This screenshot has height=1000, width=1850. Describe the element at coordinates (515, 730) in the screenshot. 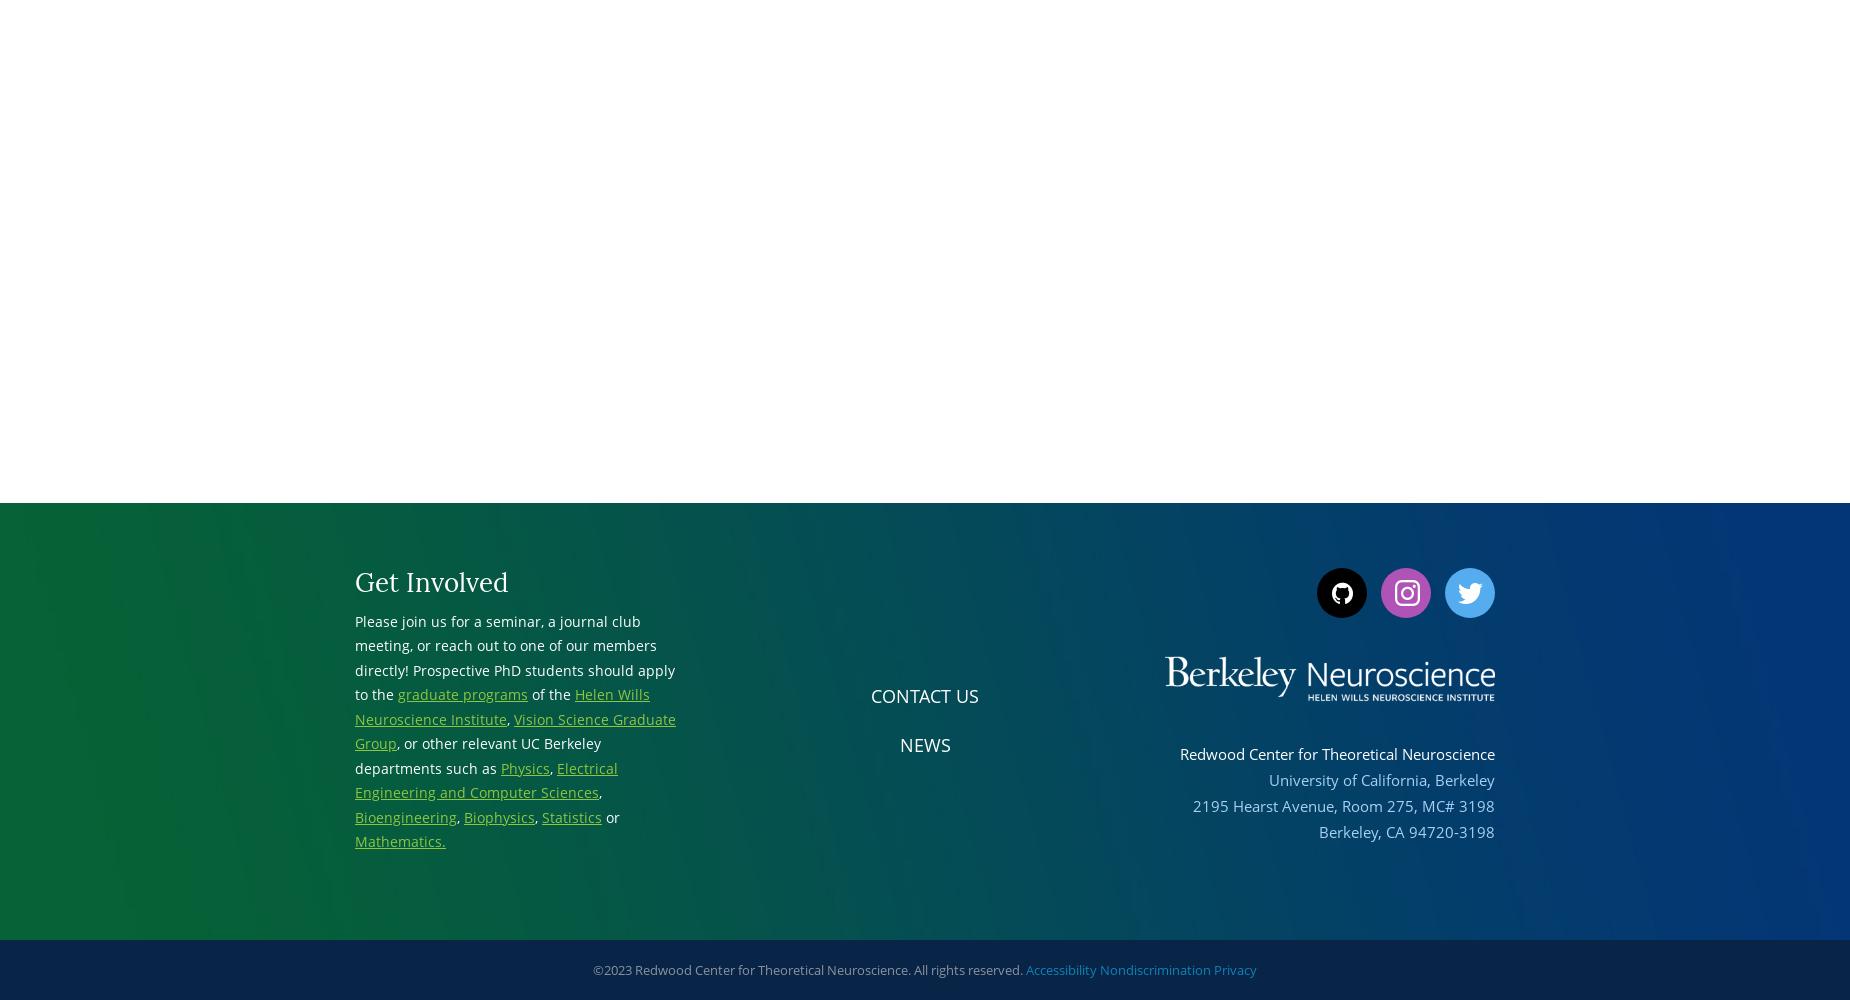

I see `'Vision Science Graduate Group'` at that location.